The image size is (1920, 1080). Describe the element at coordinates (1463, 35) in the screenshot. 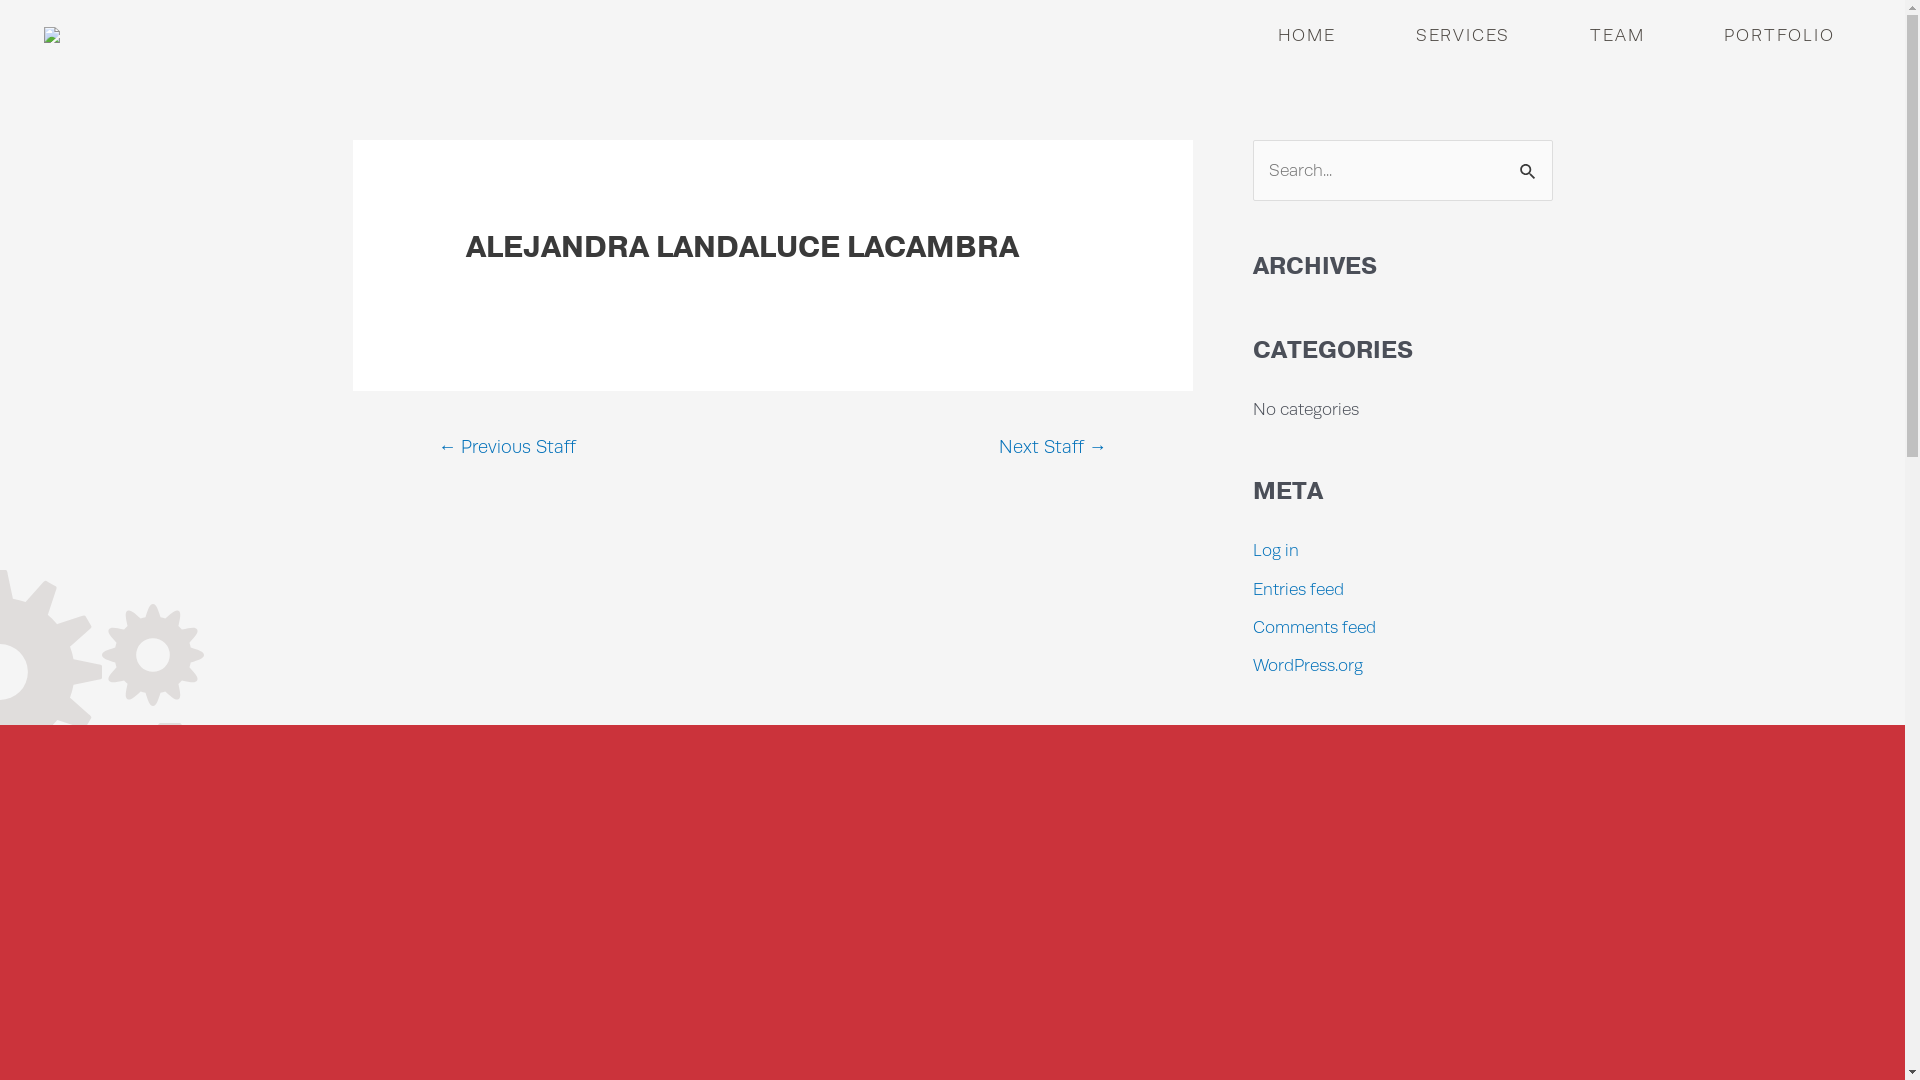

I see `'SERVICES'` at that location.